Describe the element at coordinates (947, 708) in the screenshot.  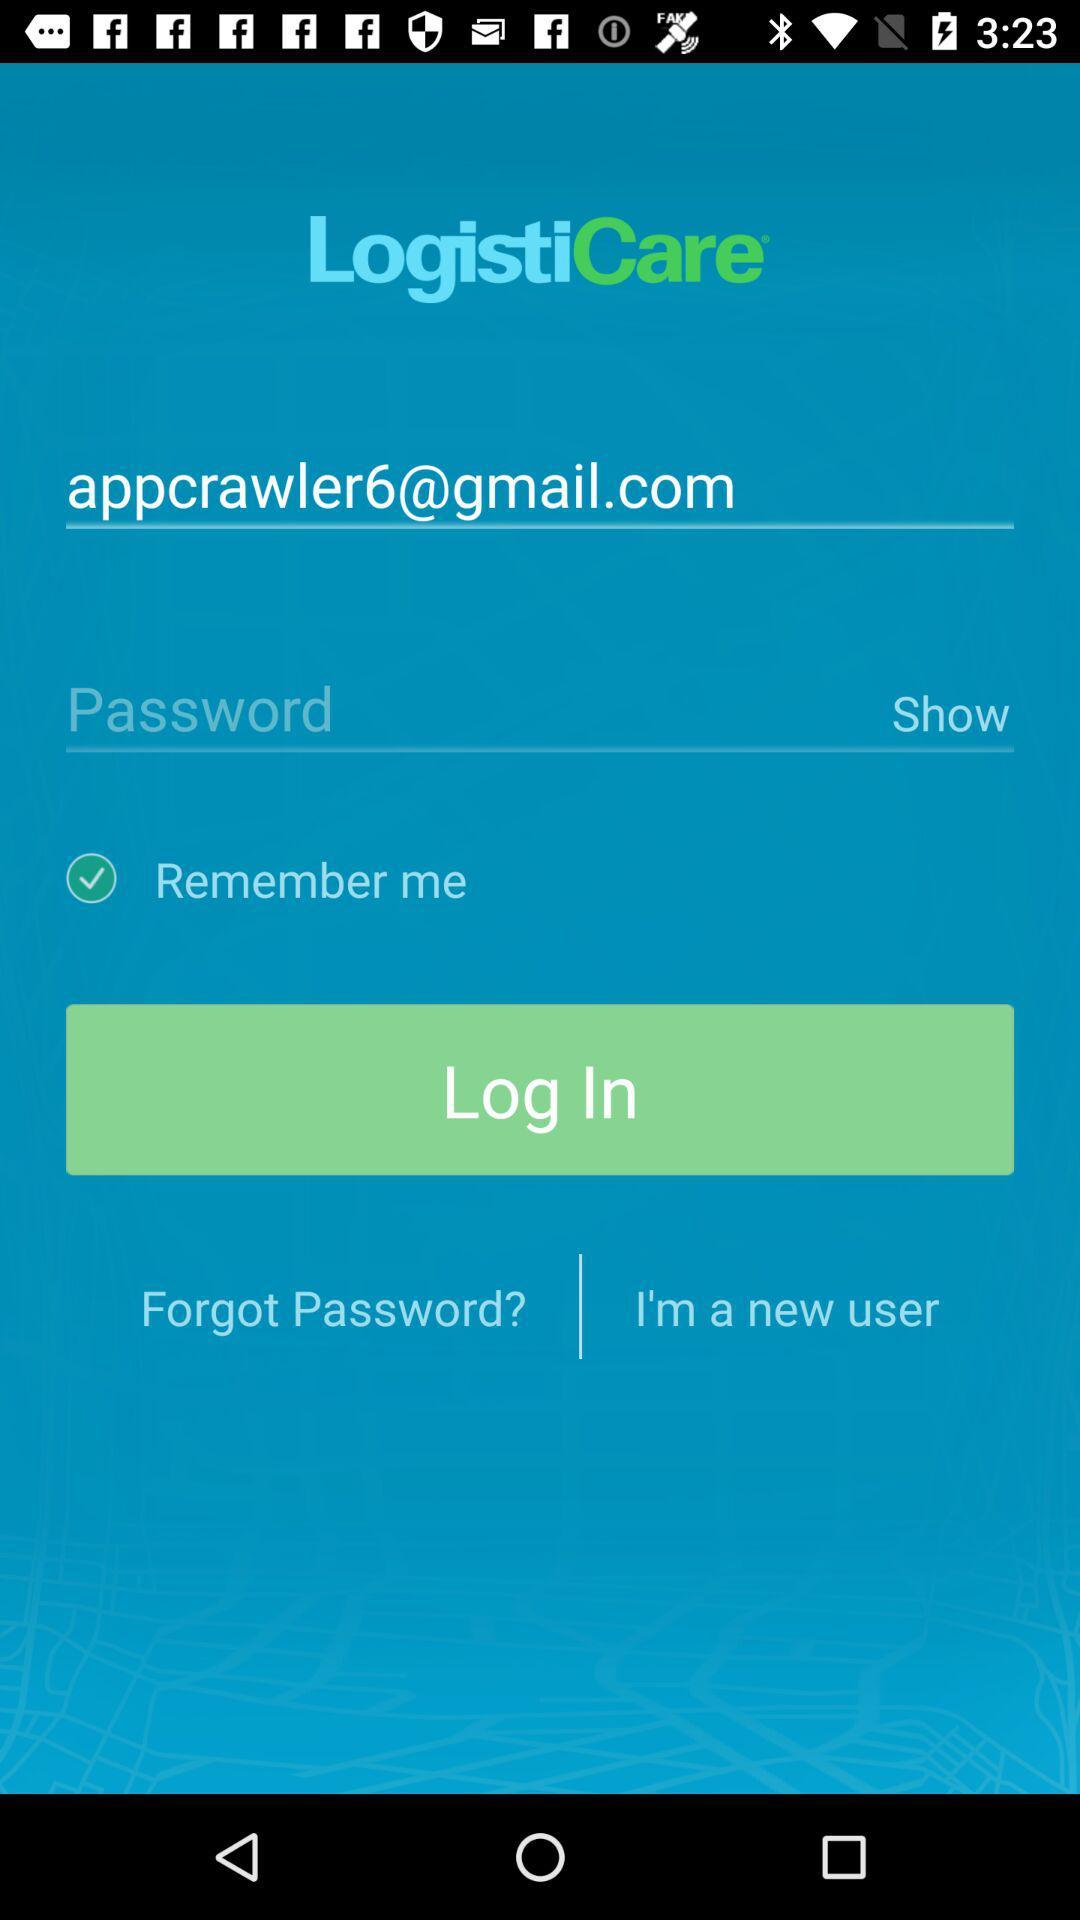
I see `show item` at that location.